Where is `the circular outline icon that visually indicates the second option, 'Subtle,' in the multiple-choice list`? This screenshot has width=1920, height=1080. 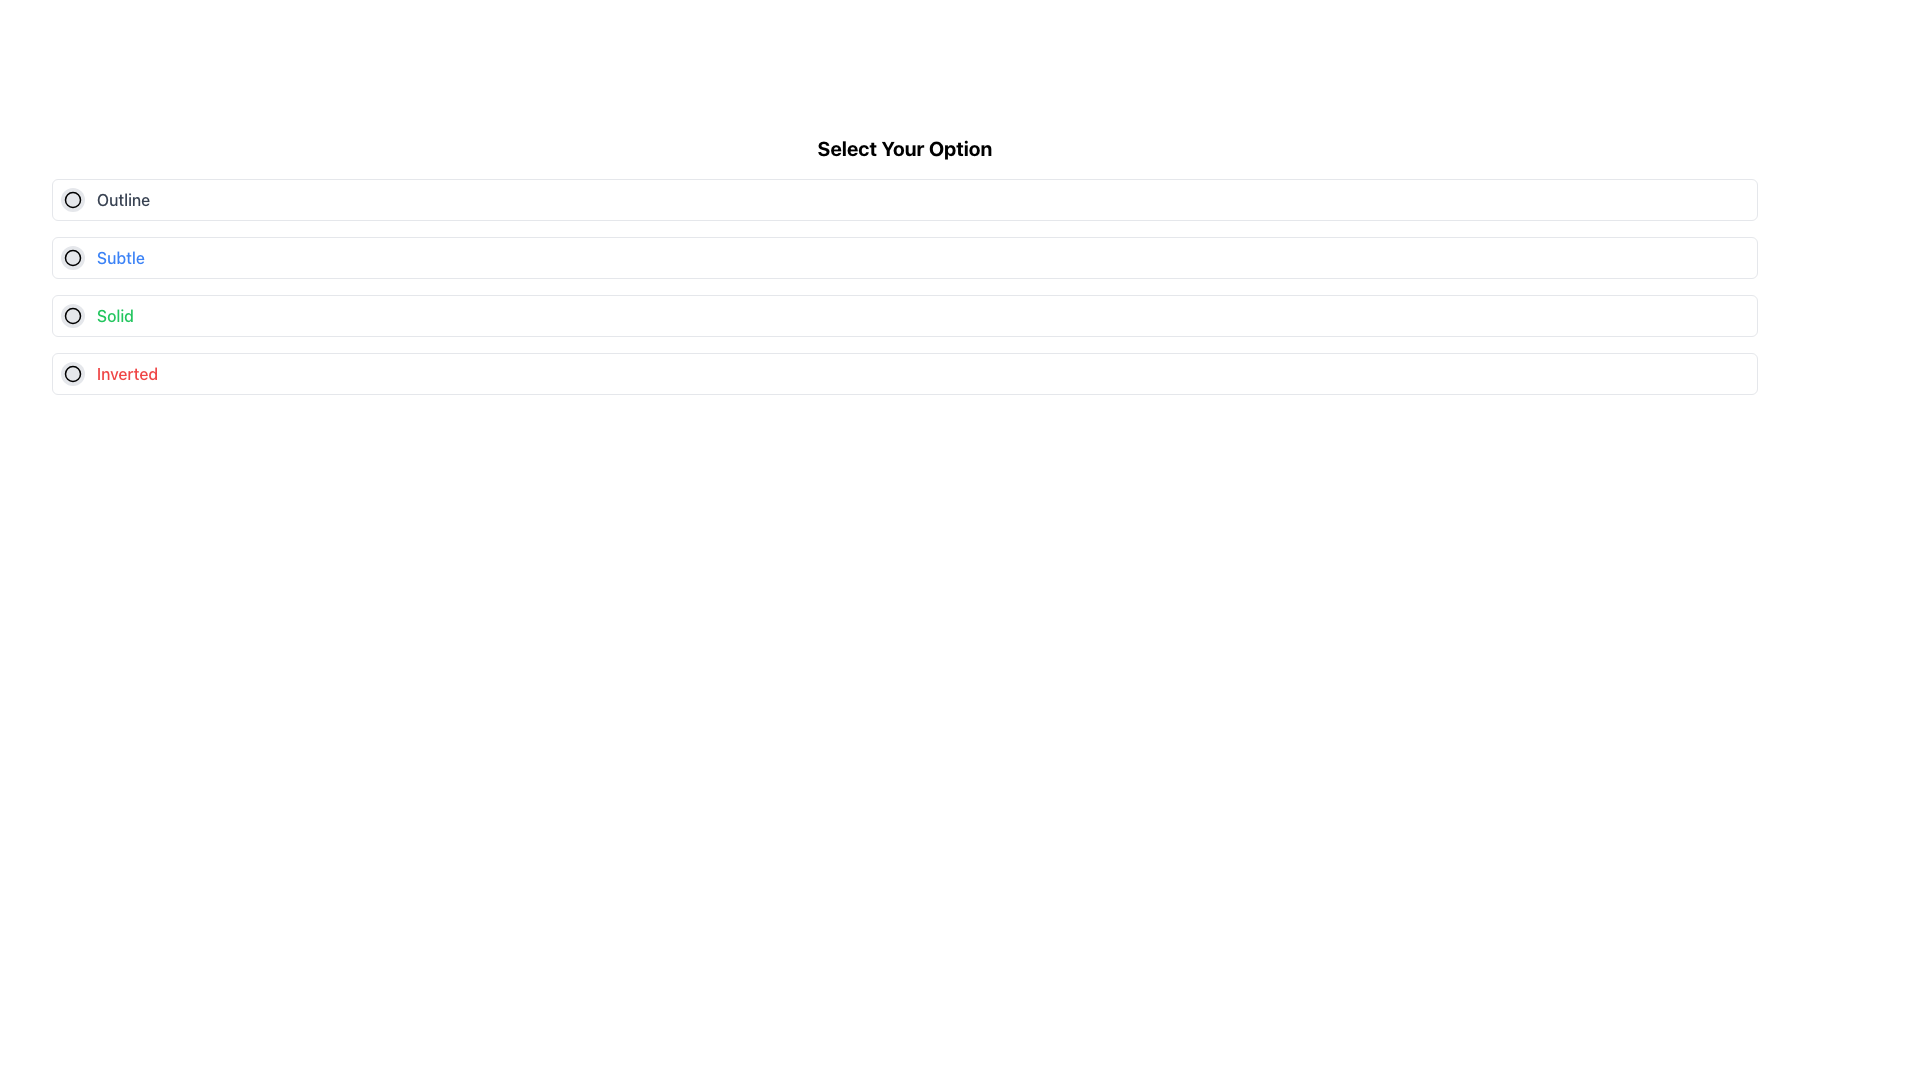
the circular outline icon that visually indicates the second option, 'Subtle,' in the multiple-choice list is located at coordinates (72, 257).